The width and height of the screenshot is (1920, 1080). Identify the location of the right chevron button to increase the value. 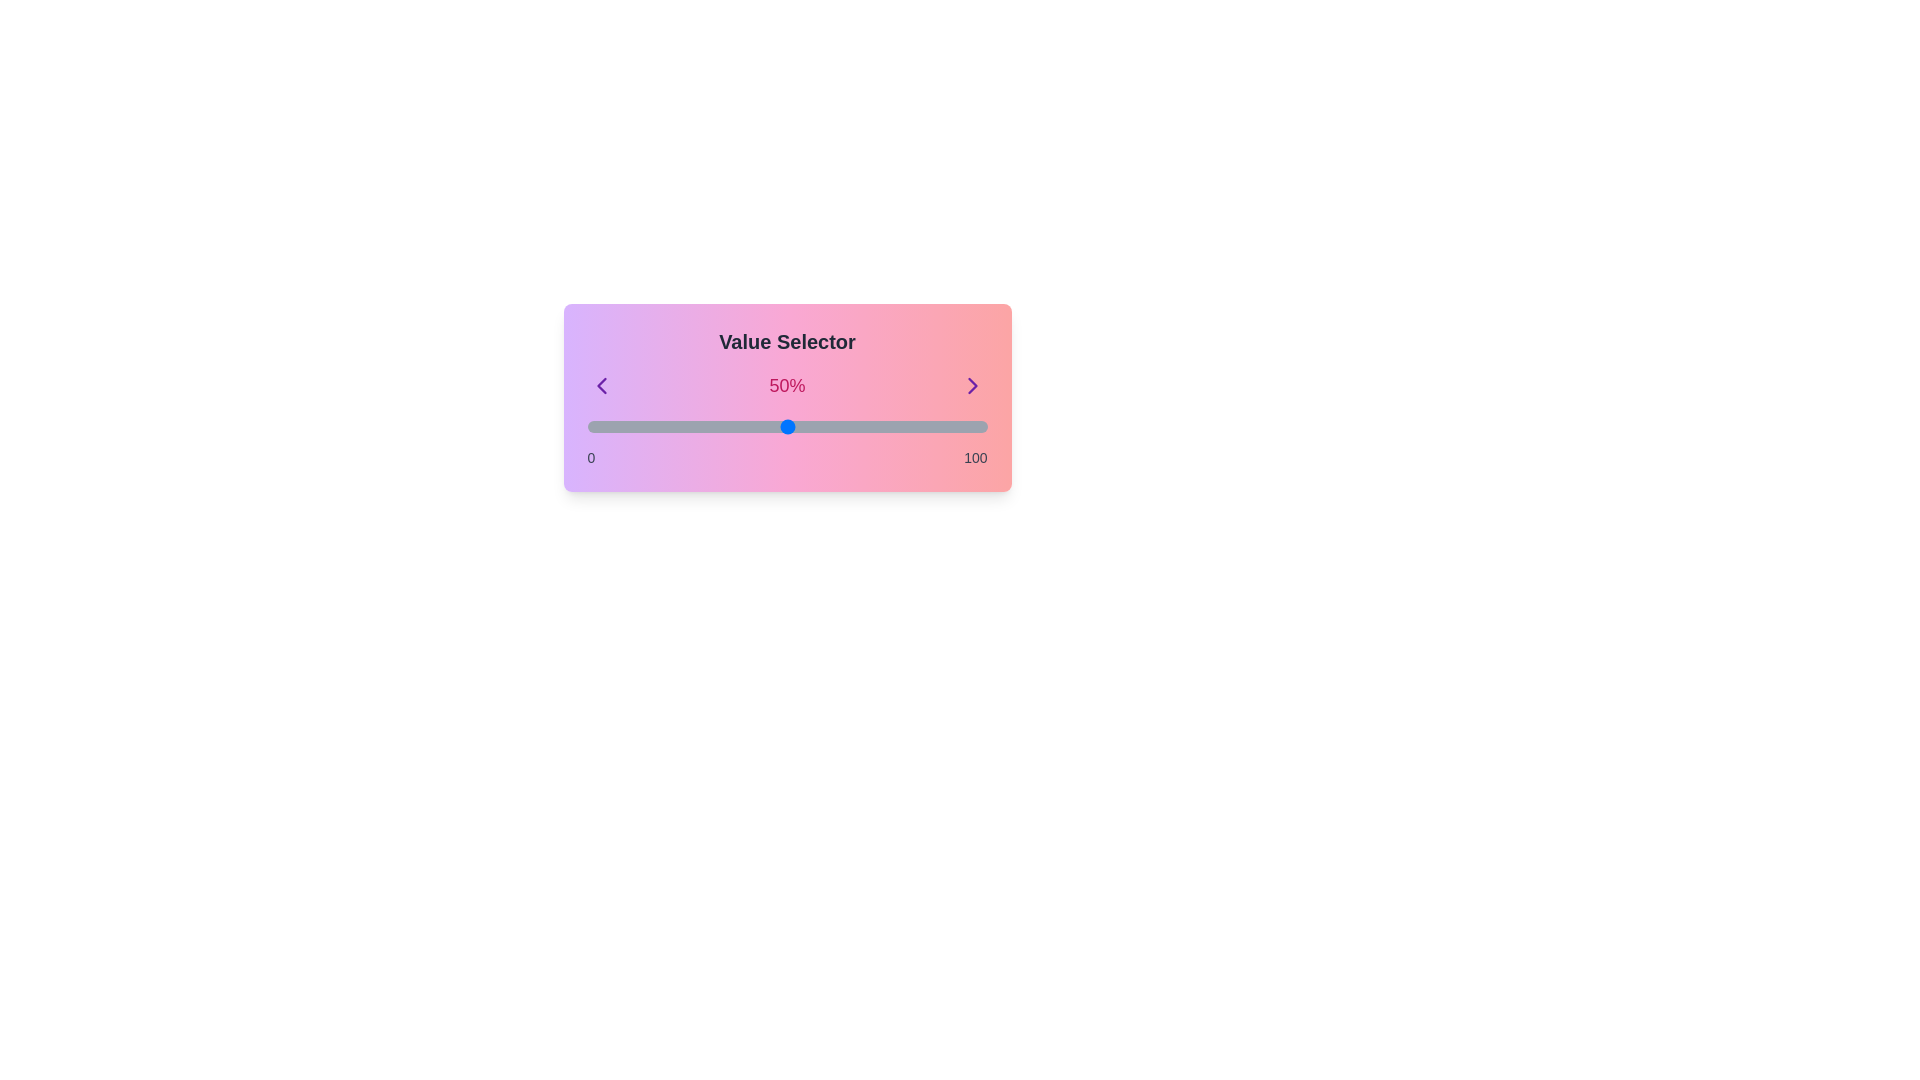
(973, 385).